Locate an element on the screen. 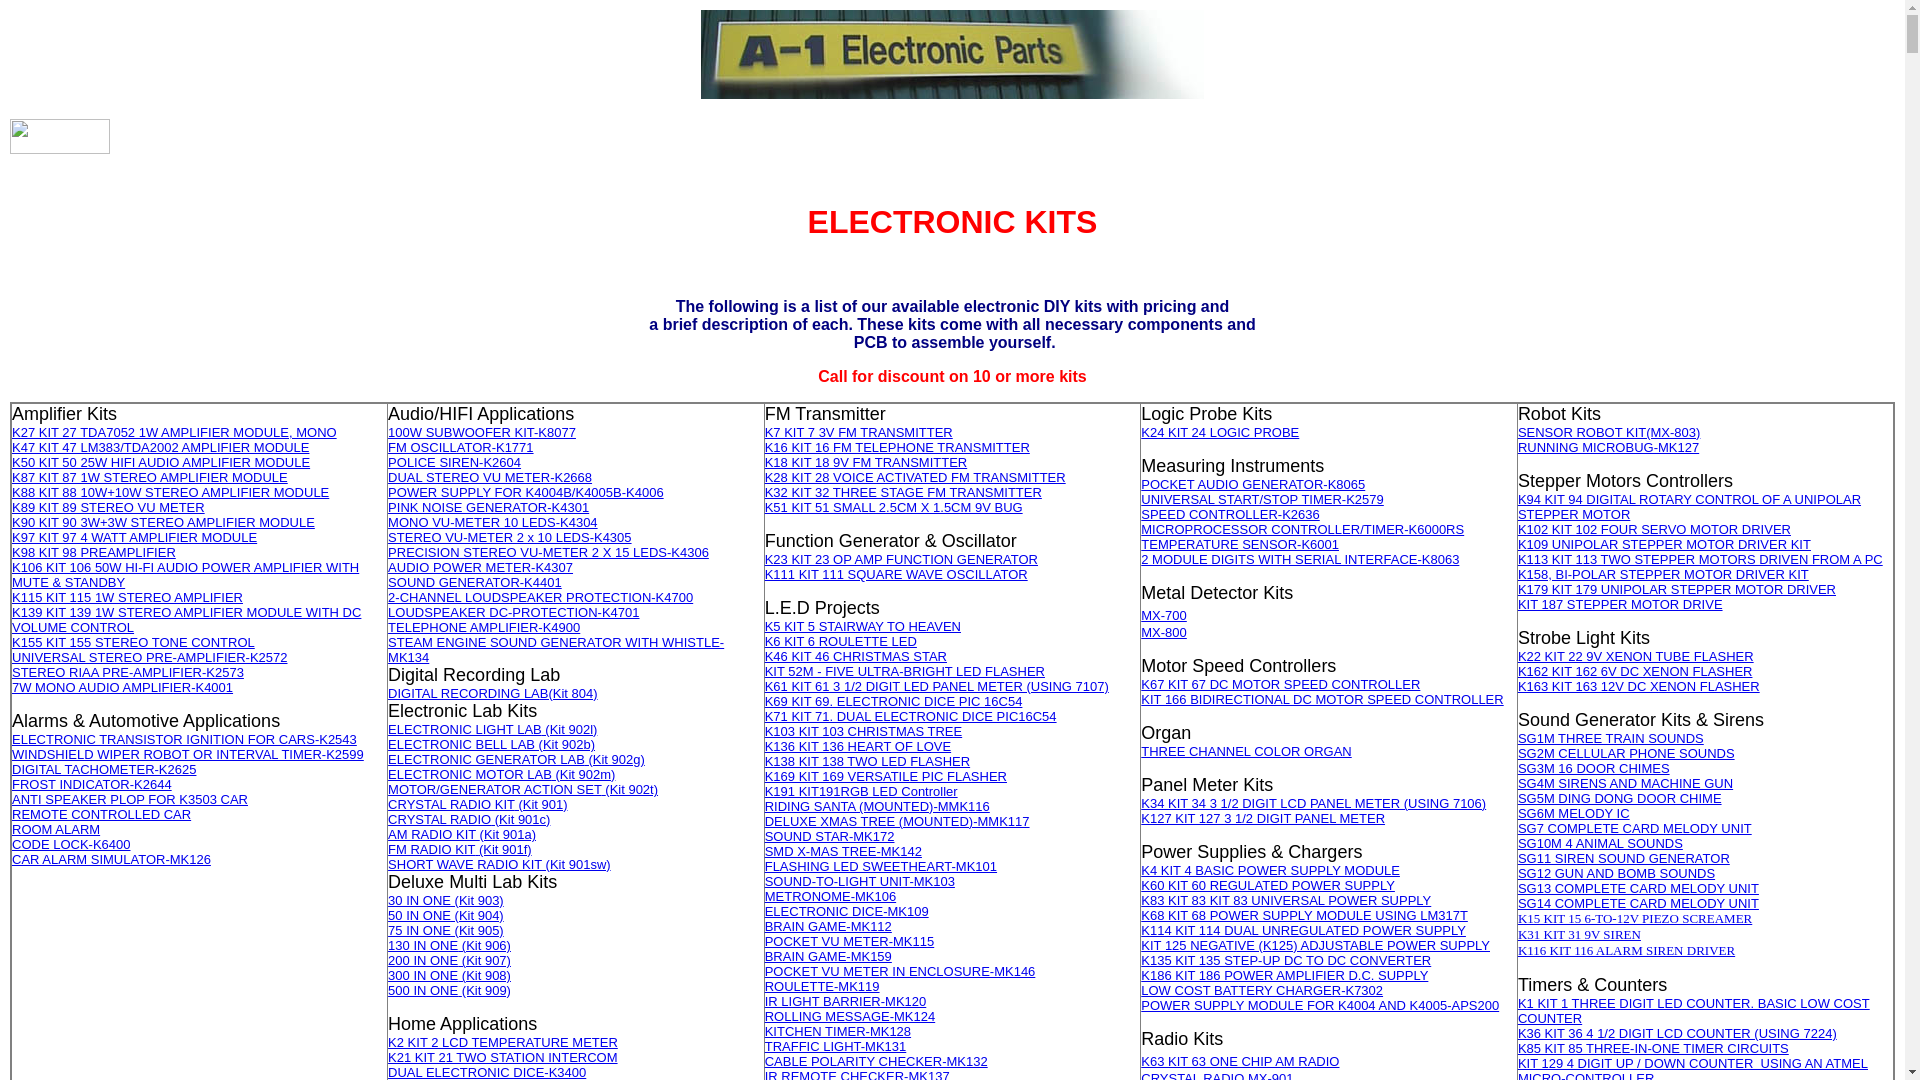  'K158, BI-POLAR STEPPER MOTOR DRIVER KIT' is located at coordinates (1663, 574).